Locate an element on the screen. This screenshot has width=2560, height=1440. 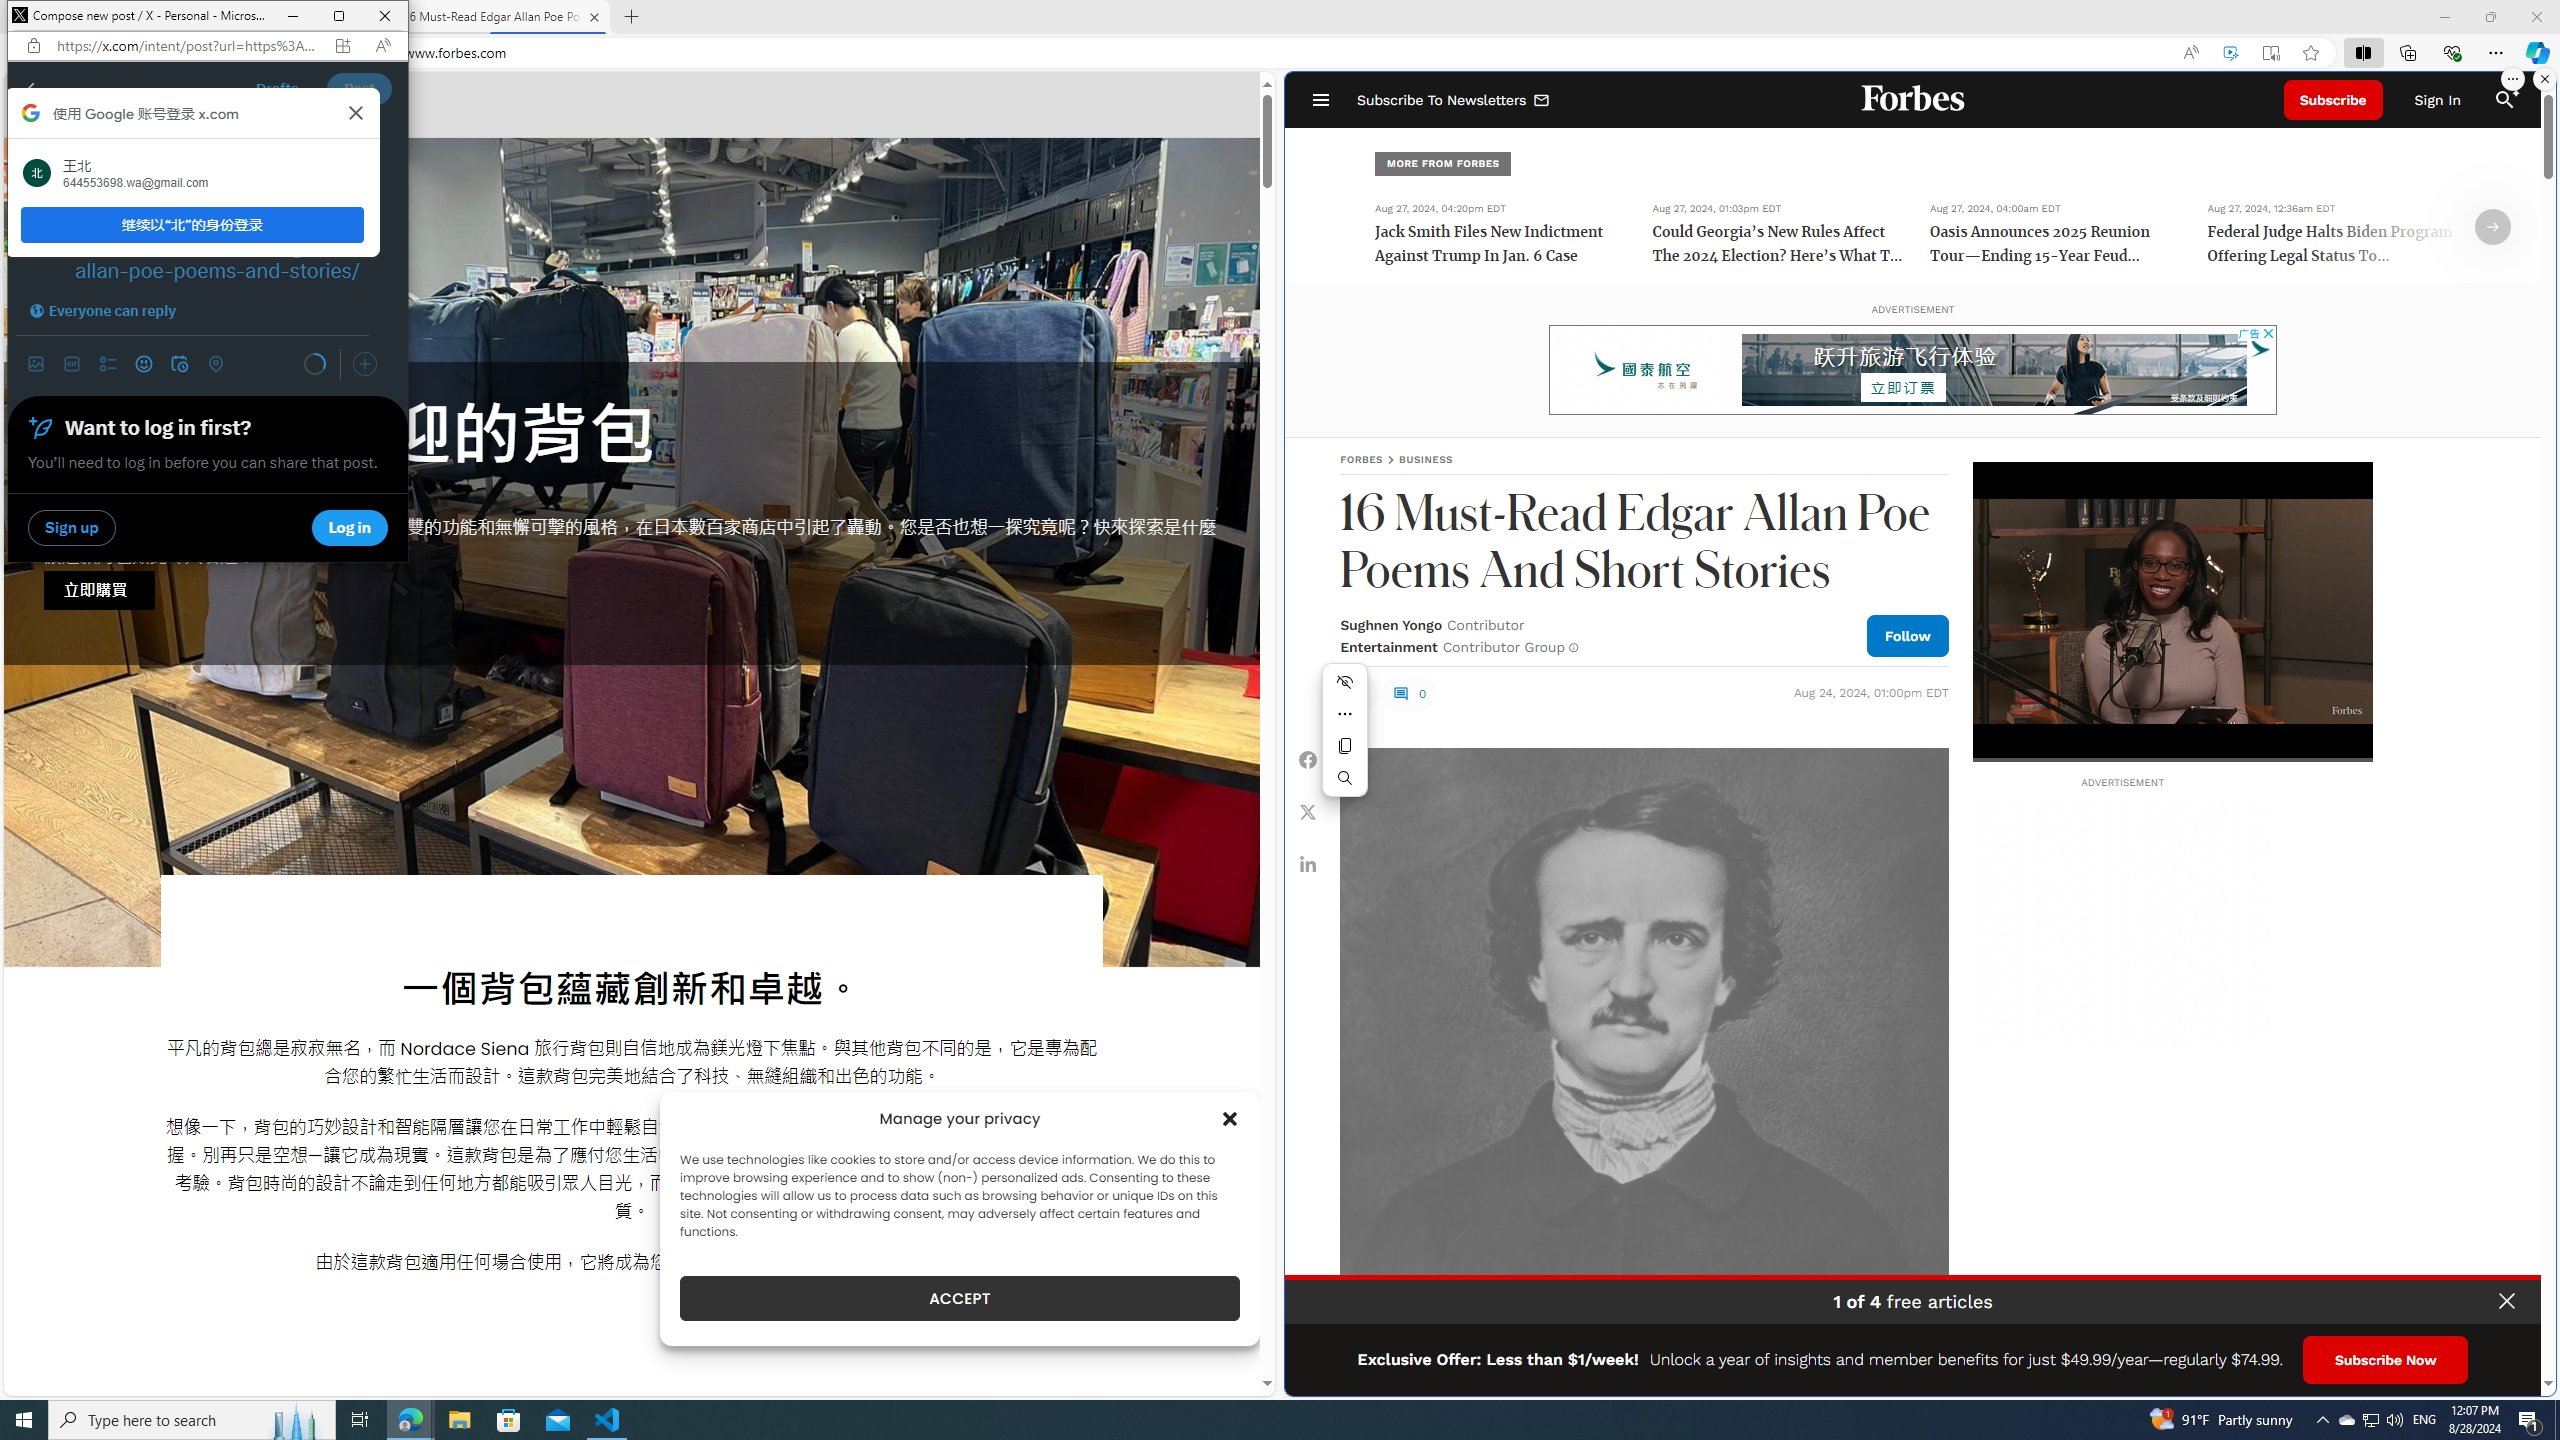
'FORBES' is located at coordinates (1361, 459).